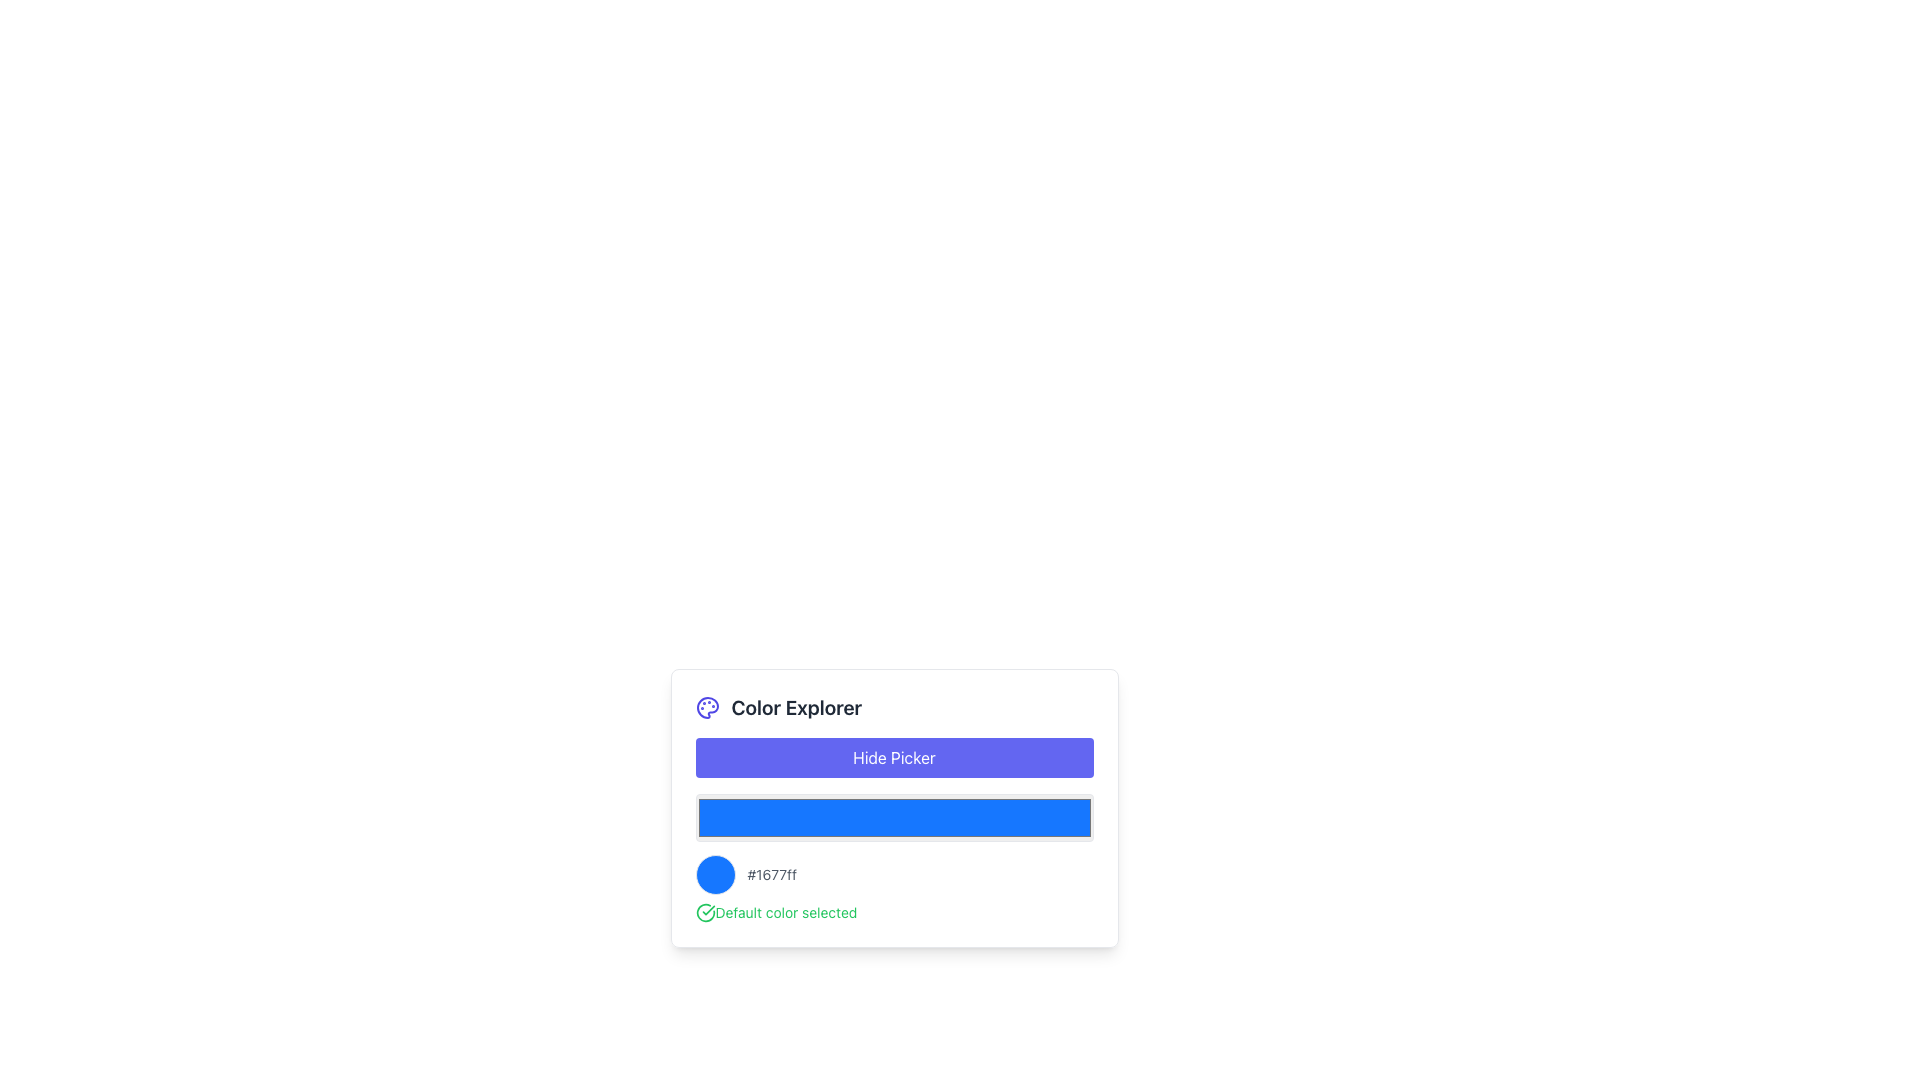  Describe the element at coordinates (795, 707) in the screenshot. I see `the title or heading text for the 'Color Explorer' section, which is positioned to the right of a circular palette icon within the header area of a UI card` at that location.